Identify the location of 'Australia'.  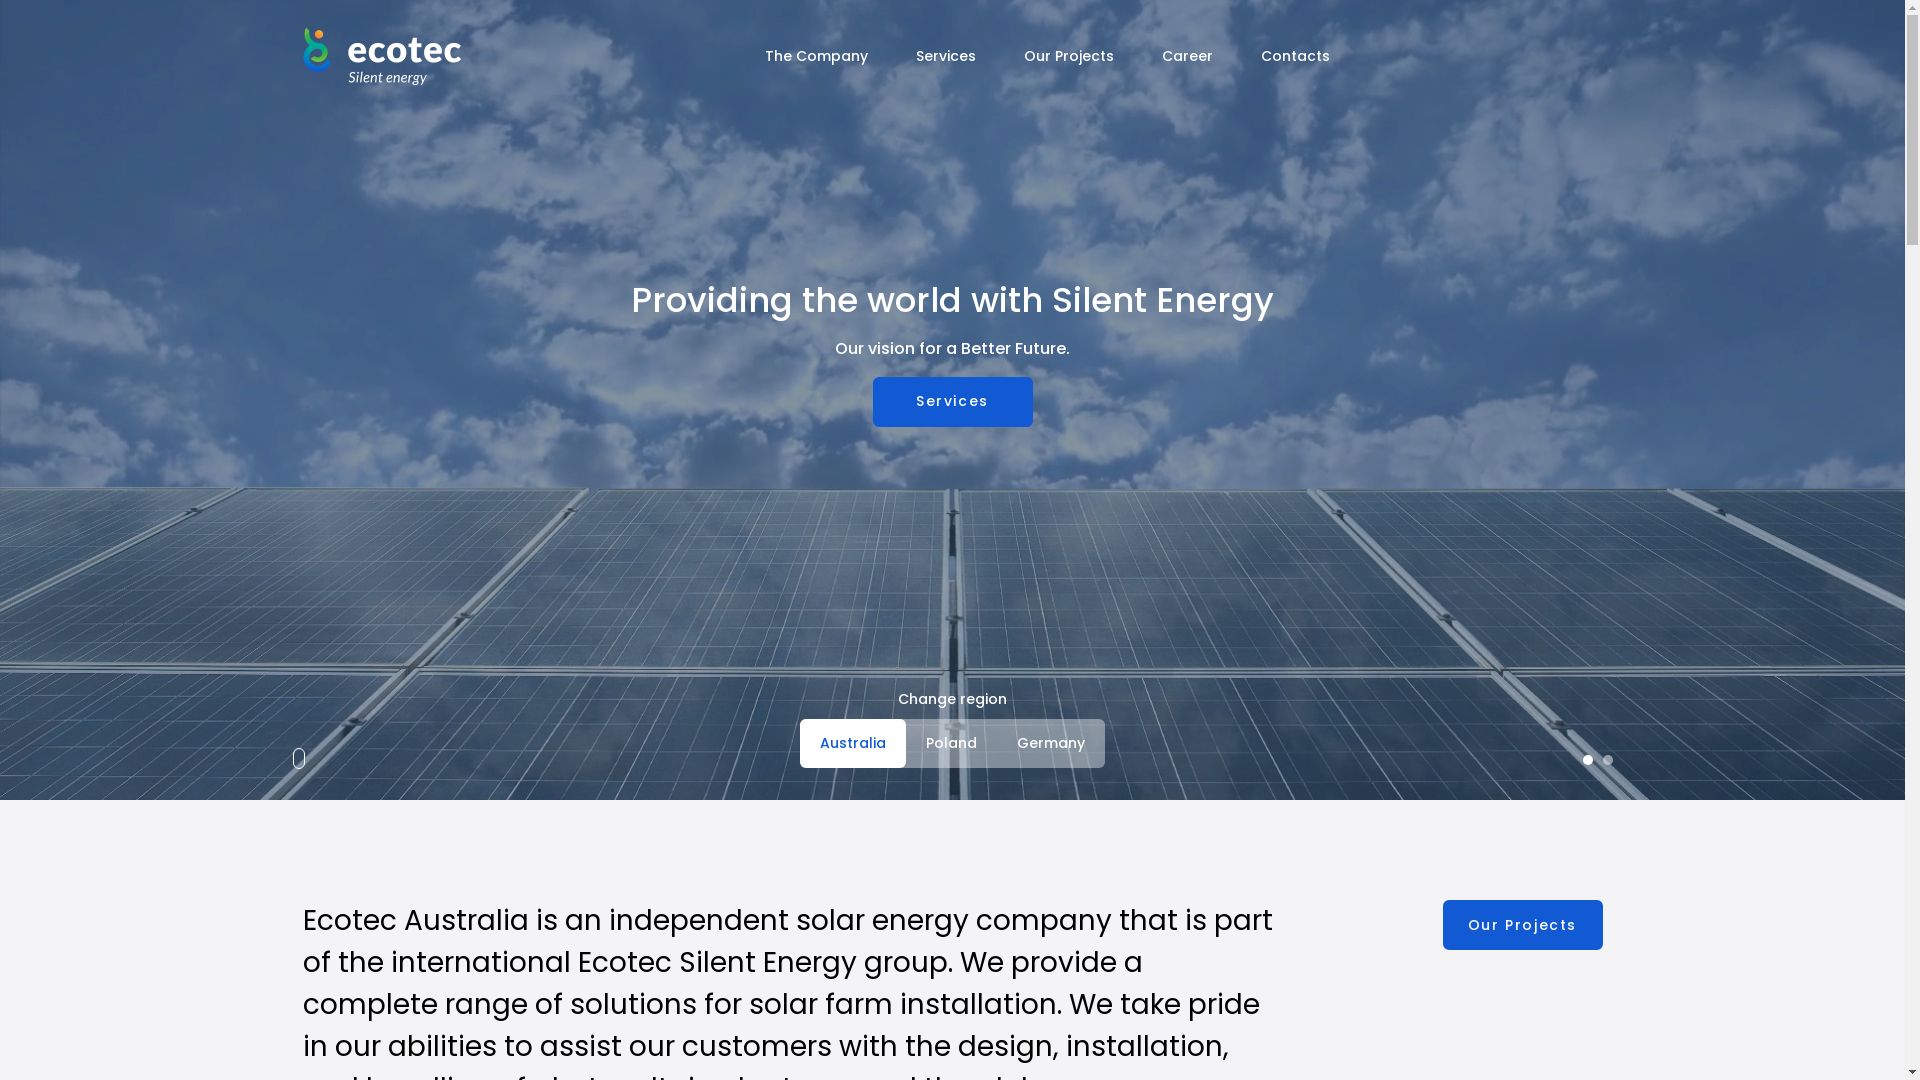
(853, 743).